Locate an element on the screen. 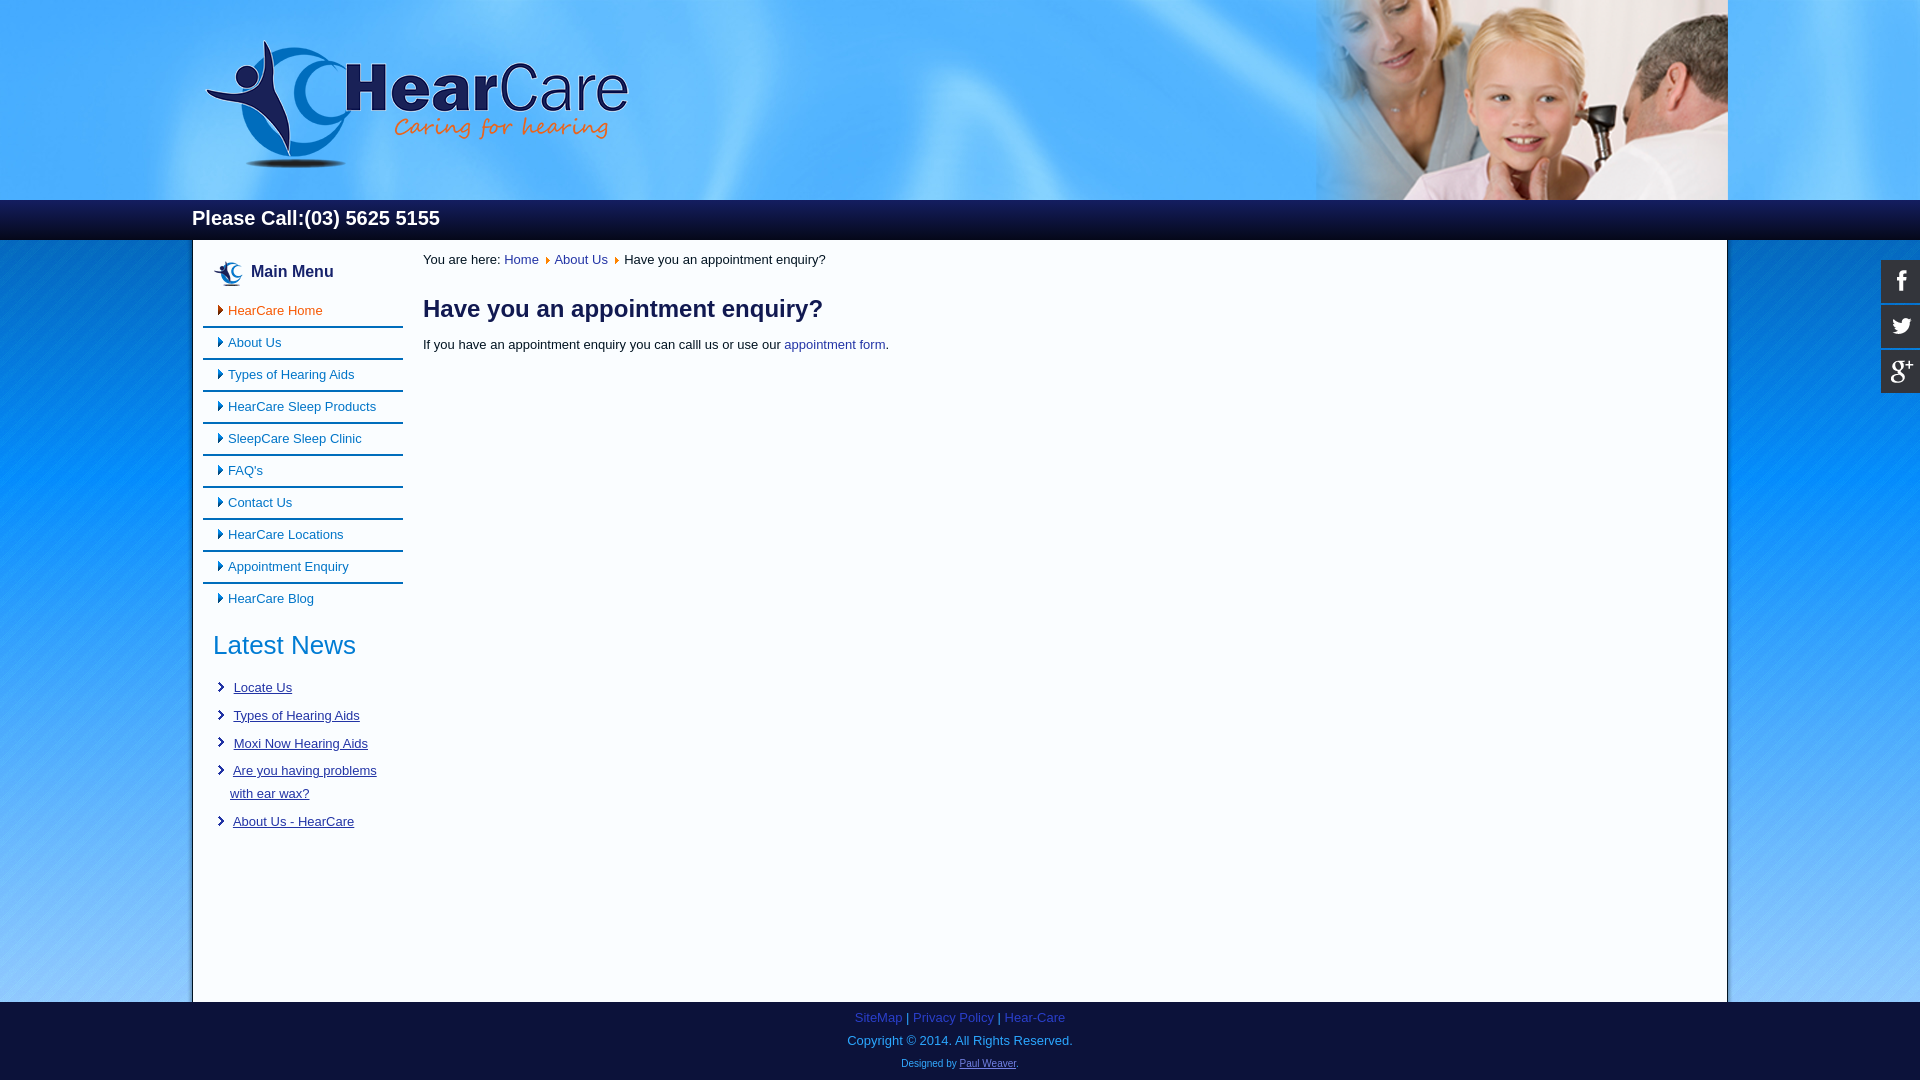 The width and height of the screenshot is (1920, 1080). 'appointment form' is located at coordinates (834, 343).